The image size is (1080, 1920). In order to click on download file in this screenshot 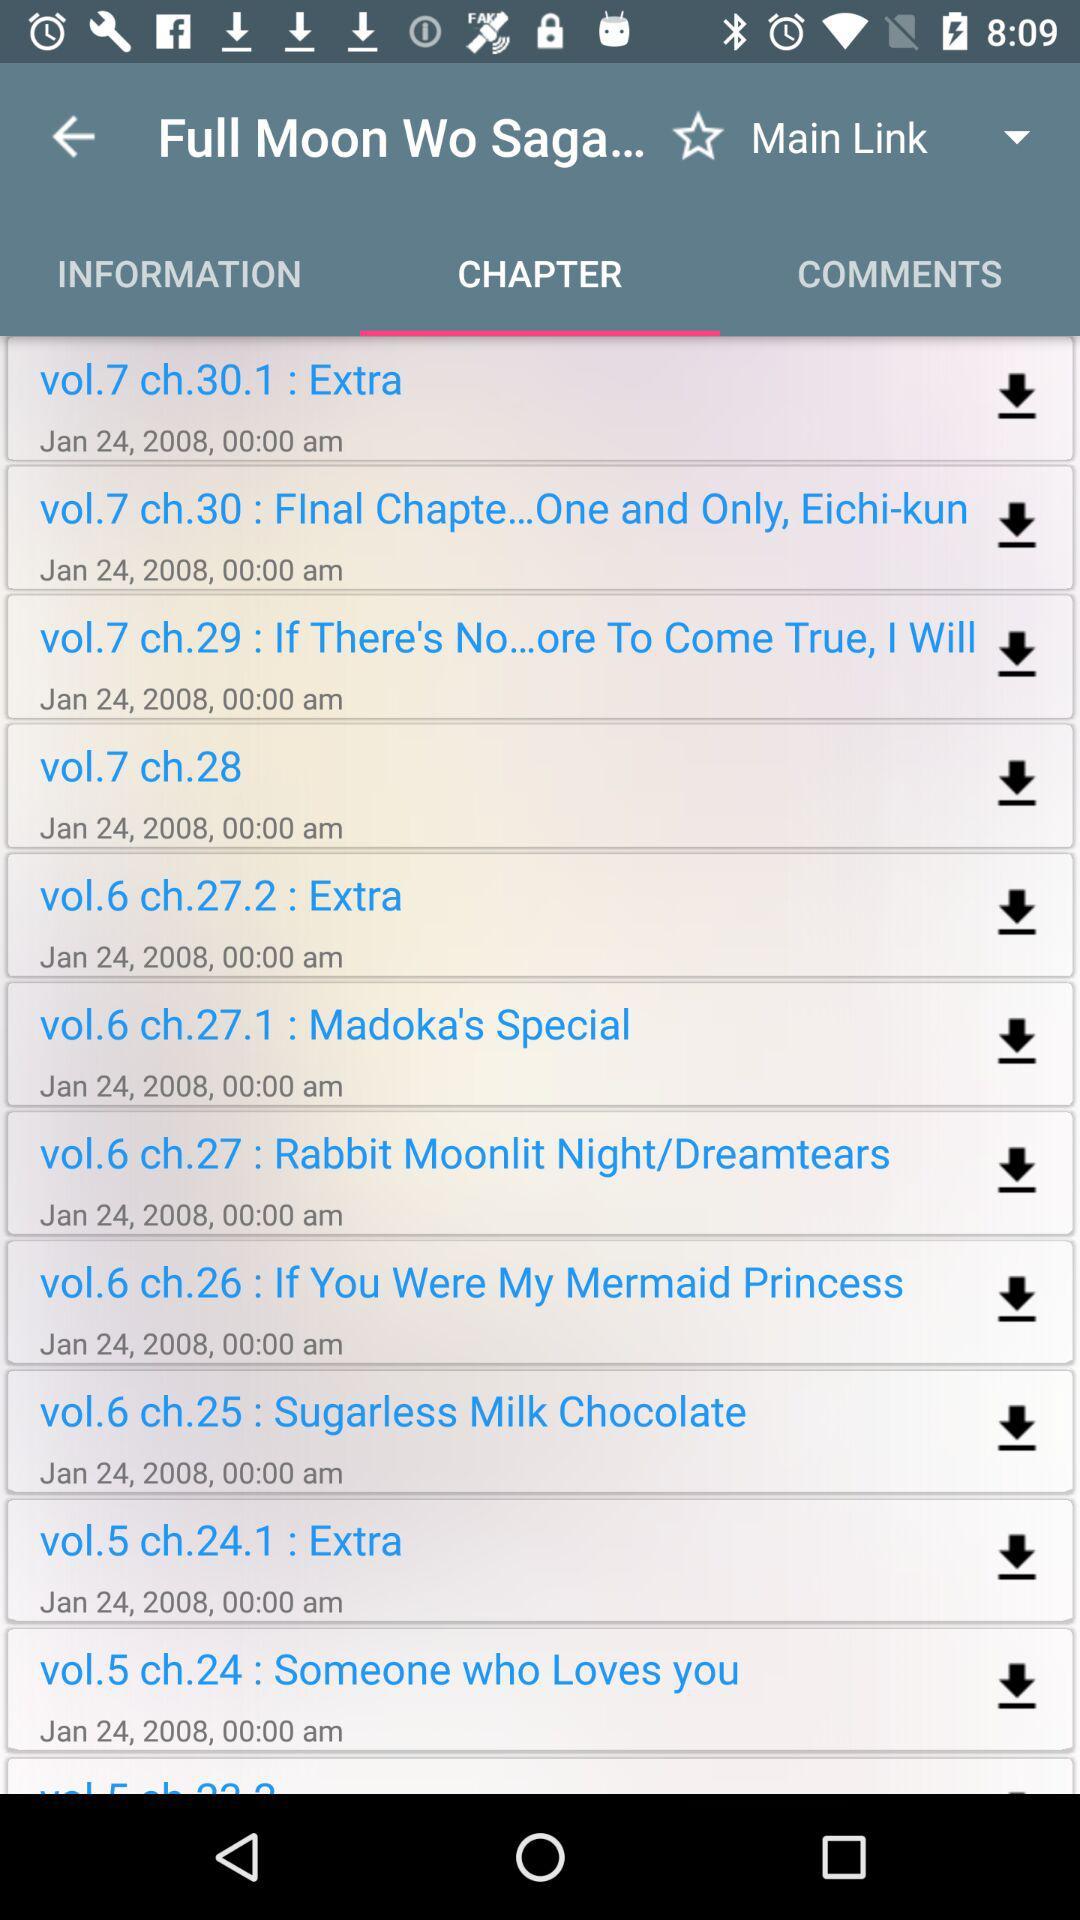, I will do `click(1017, 1428)`.